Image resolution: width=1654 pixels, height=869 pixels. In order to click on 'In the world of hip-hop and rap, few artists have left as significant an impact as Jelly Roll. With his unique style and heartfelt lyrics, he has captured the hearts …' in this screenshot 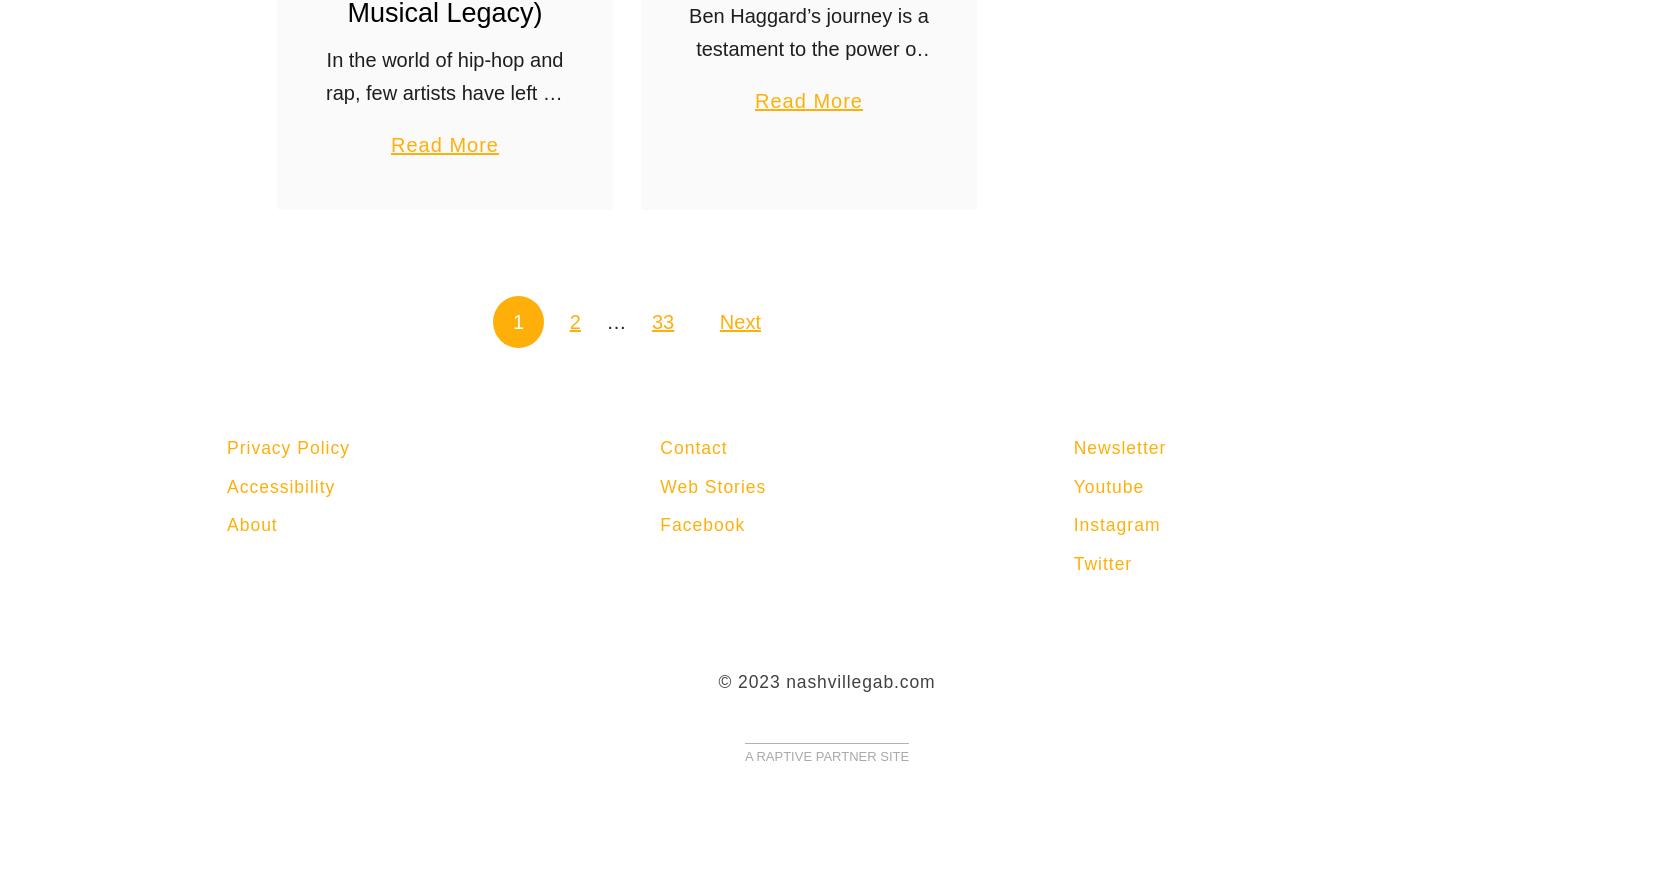, I will do `click(444, 156)`.